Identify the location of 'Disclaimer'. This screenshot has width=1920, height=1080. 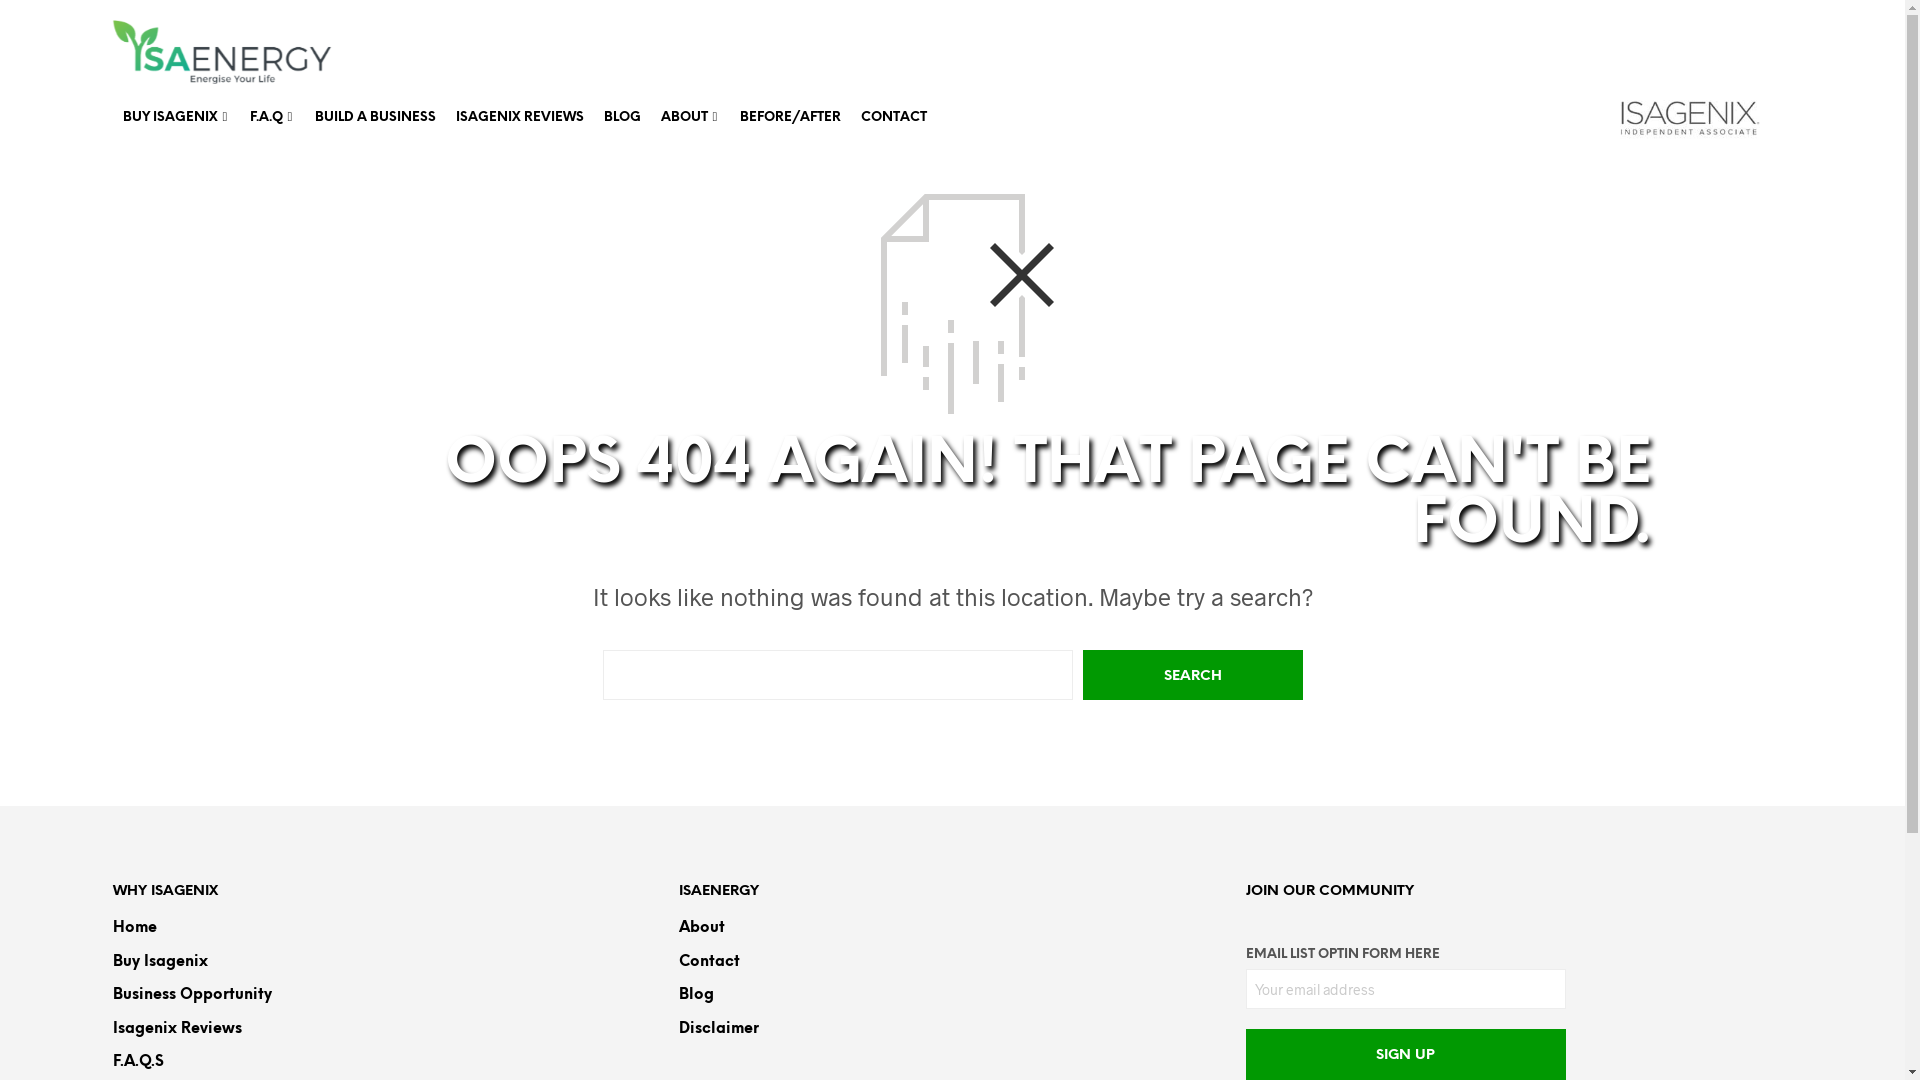
(719, 1028).